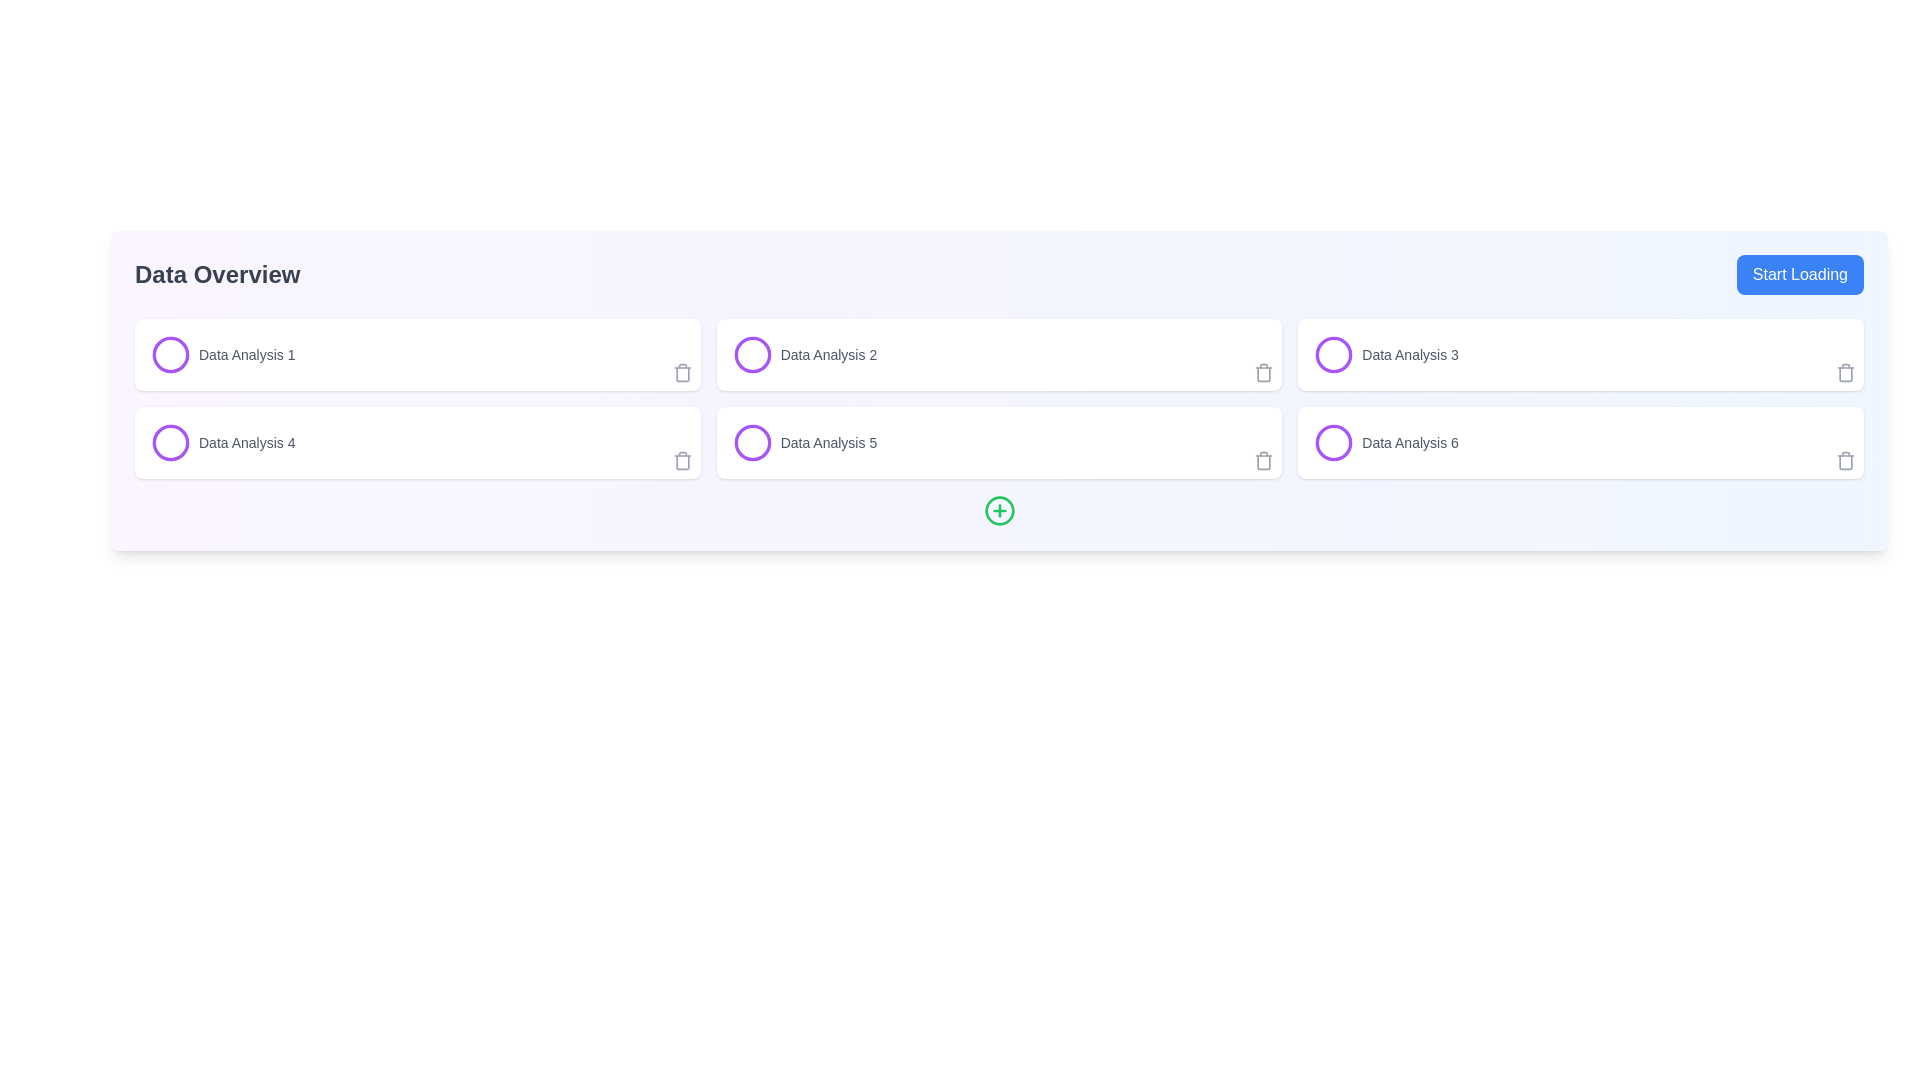 The height and width of the screenshot is (1080, 1920). Describe the element at coordinates (223, 442) in the screenshot. I see `the button labeled 'Data Analysis 4' with a circular icon` at that location.